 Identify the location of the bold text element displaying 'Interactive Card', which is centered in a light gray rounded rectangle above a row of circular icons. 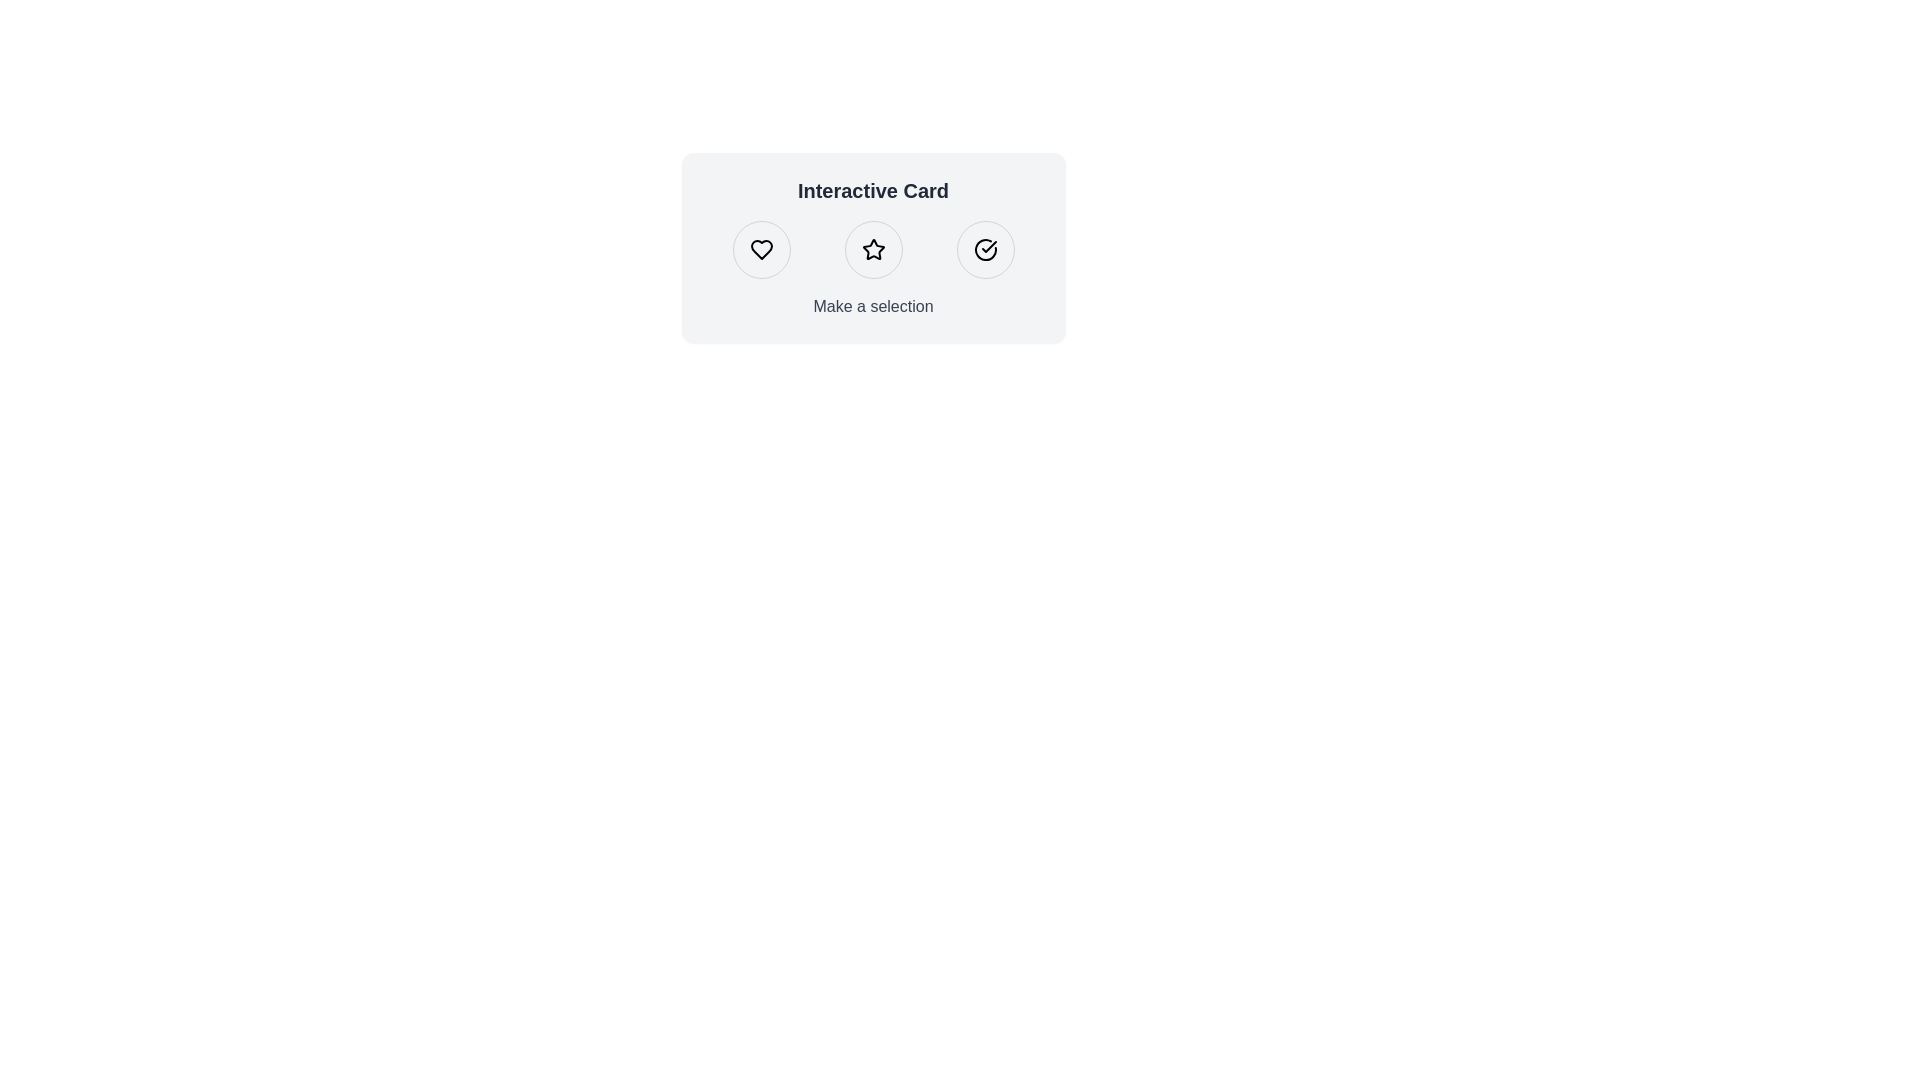
(873, 191).